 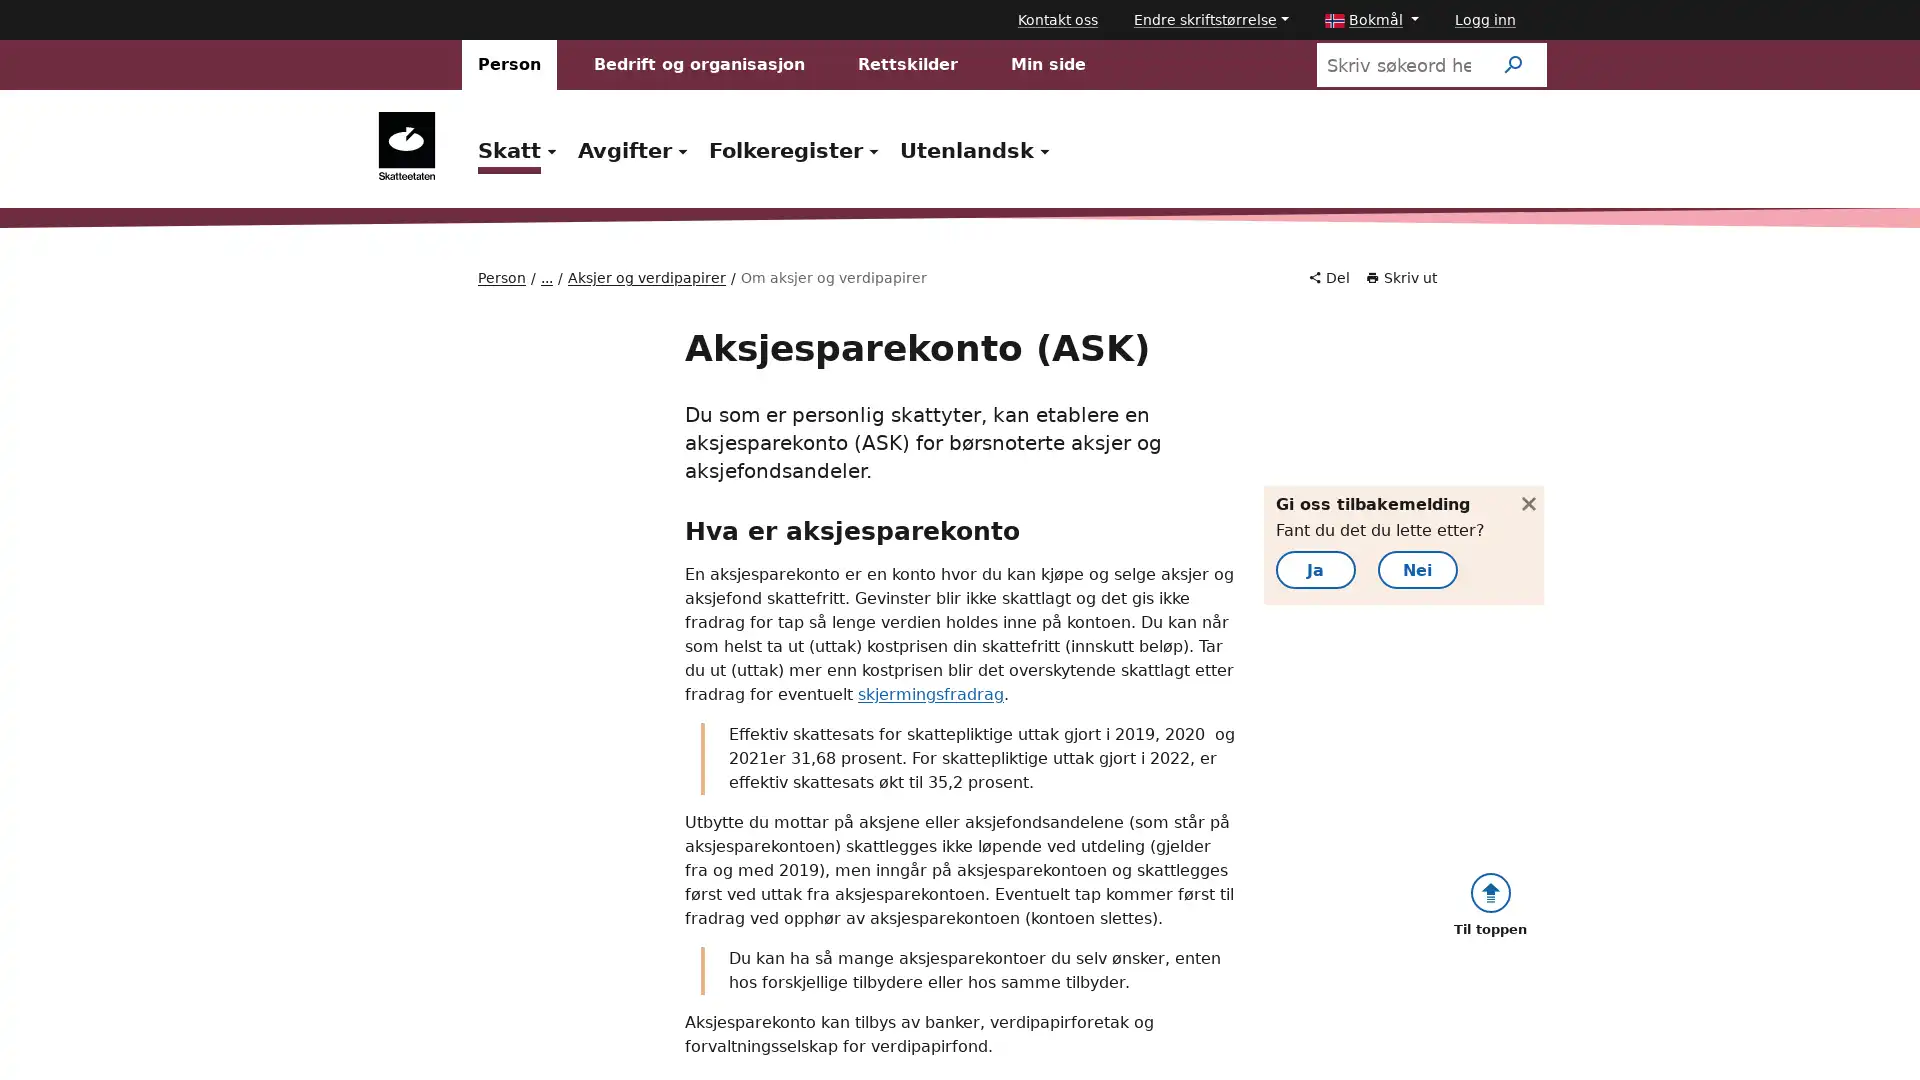 I want to click on Min side, so click(x=1047, y=64).